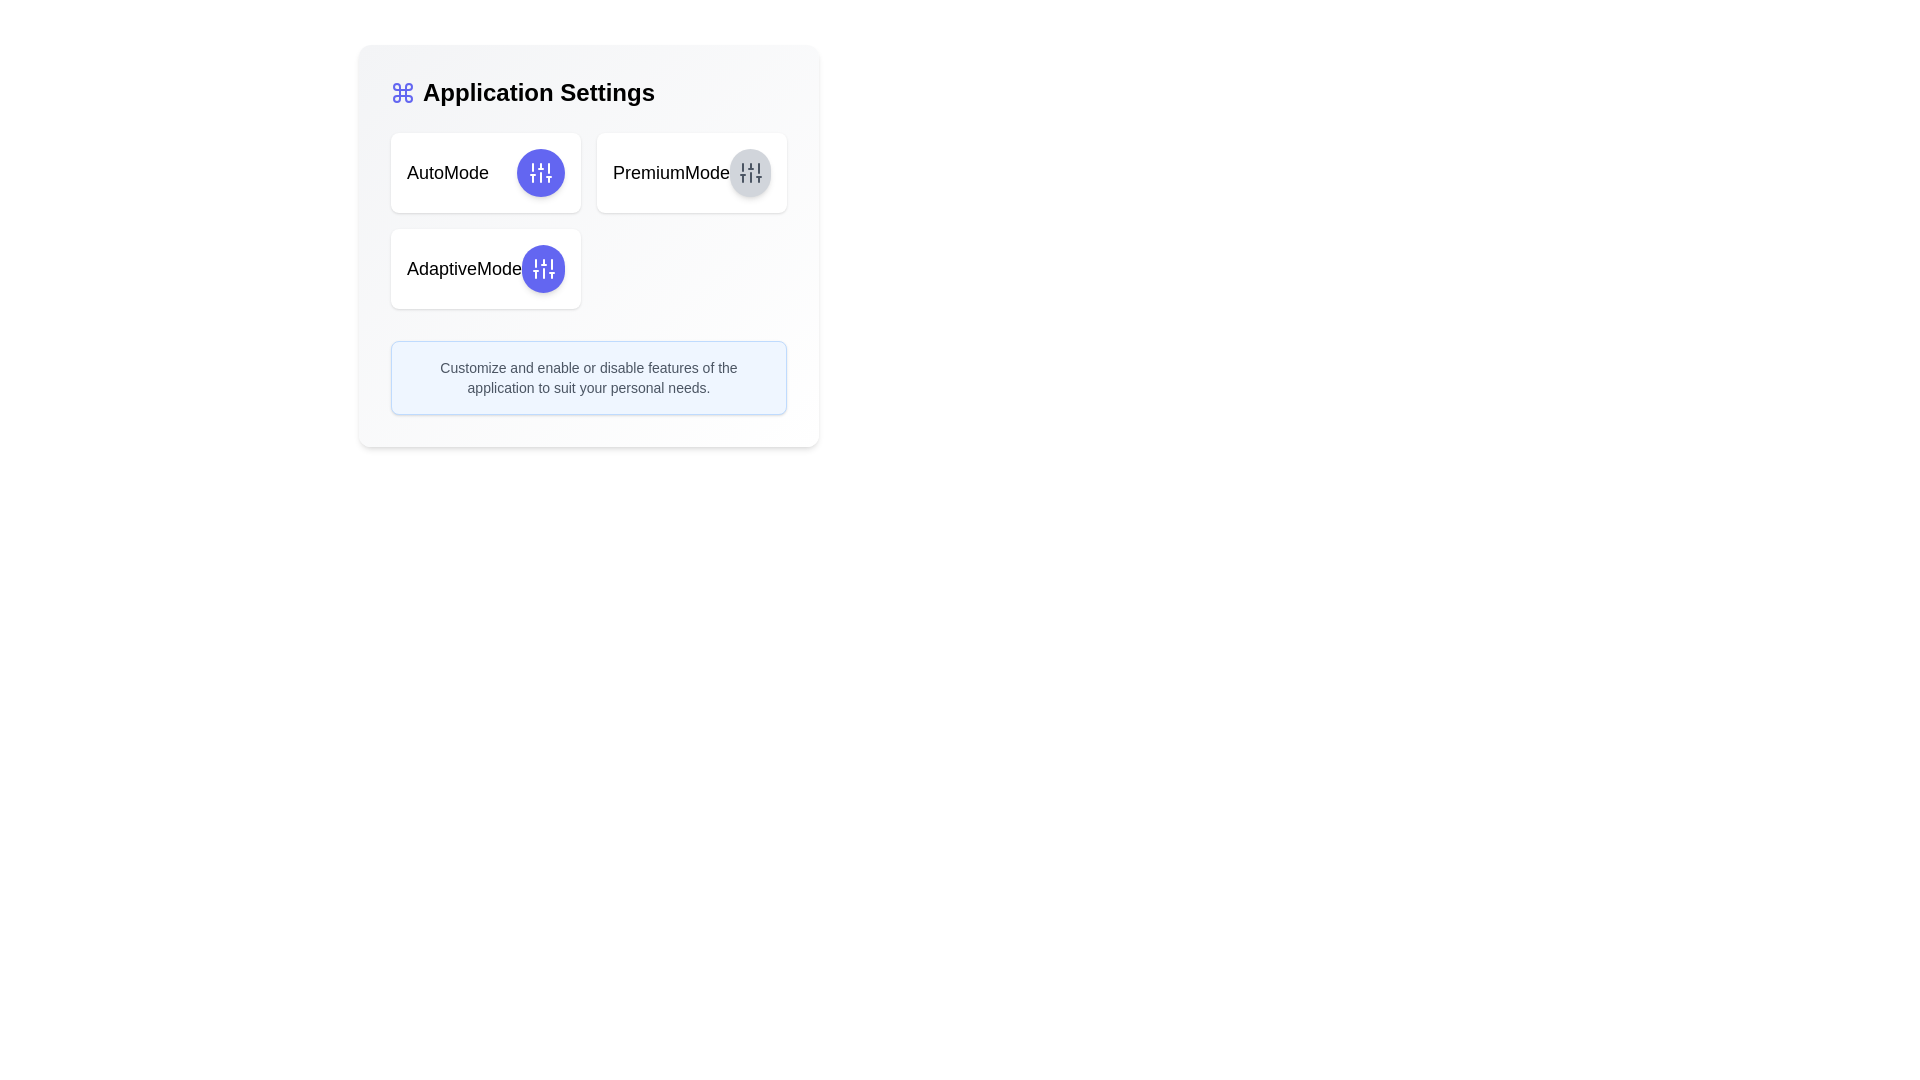 This screenshot has height=1080, width=1920. Describe the element at coordinates (691, 172) in the screenshot. I see `the 'PremiumMode' button-like card, which has a white background, rounded corners, and contains centered text styled in medium font, along with a circular icon on the right side` at that location.